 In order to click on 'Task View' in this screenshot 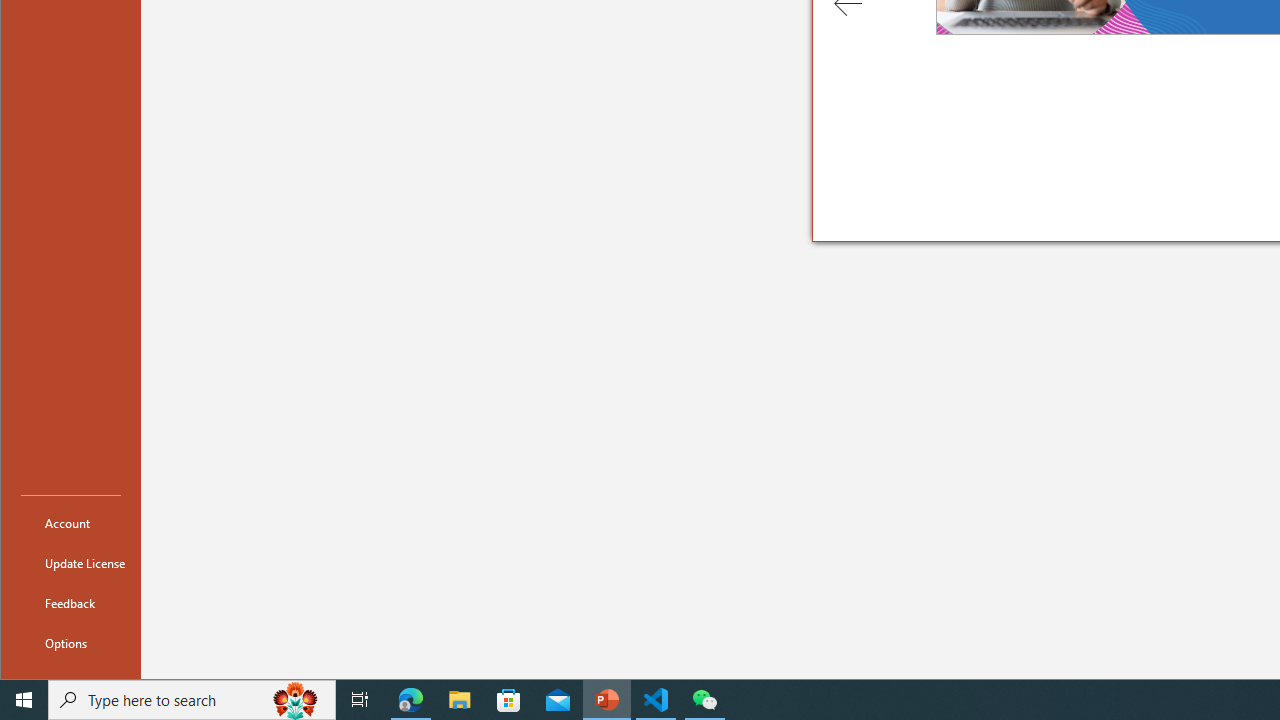, I will do `click(359, 698)`.